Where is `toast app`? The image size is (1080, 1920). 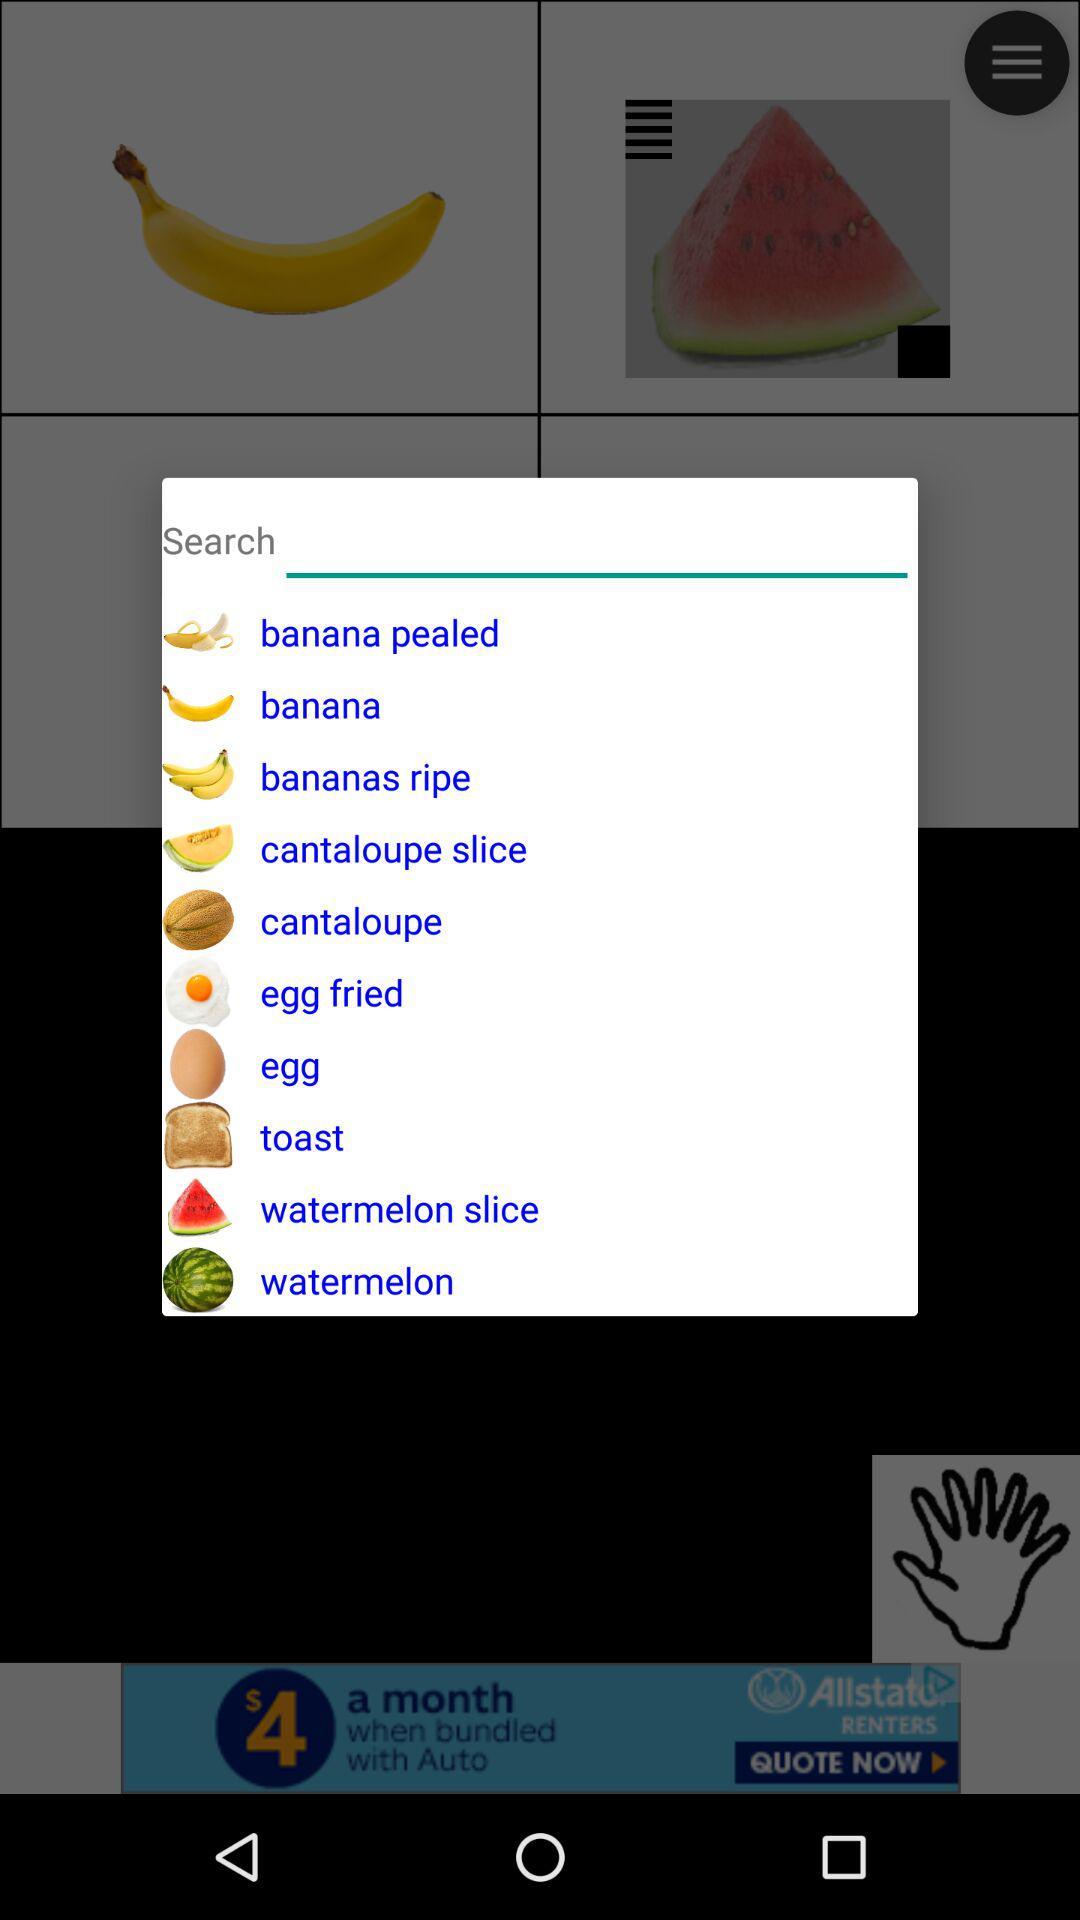
toast app is located at coordinates (289, 1136).